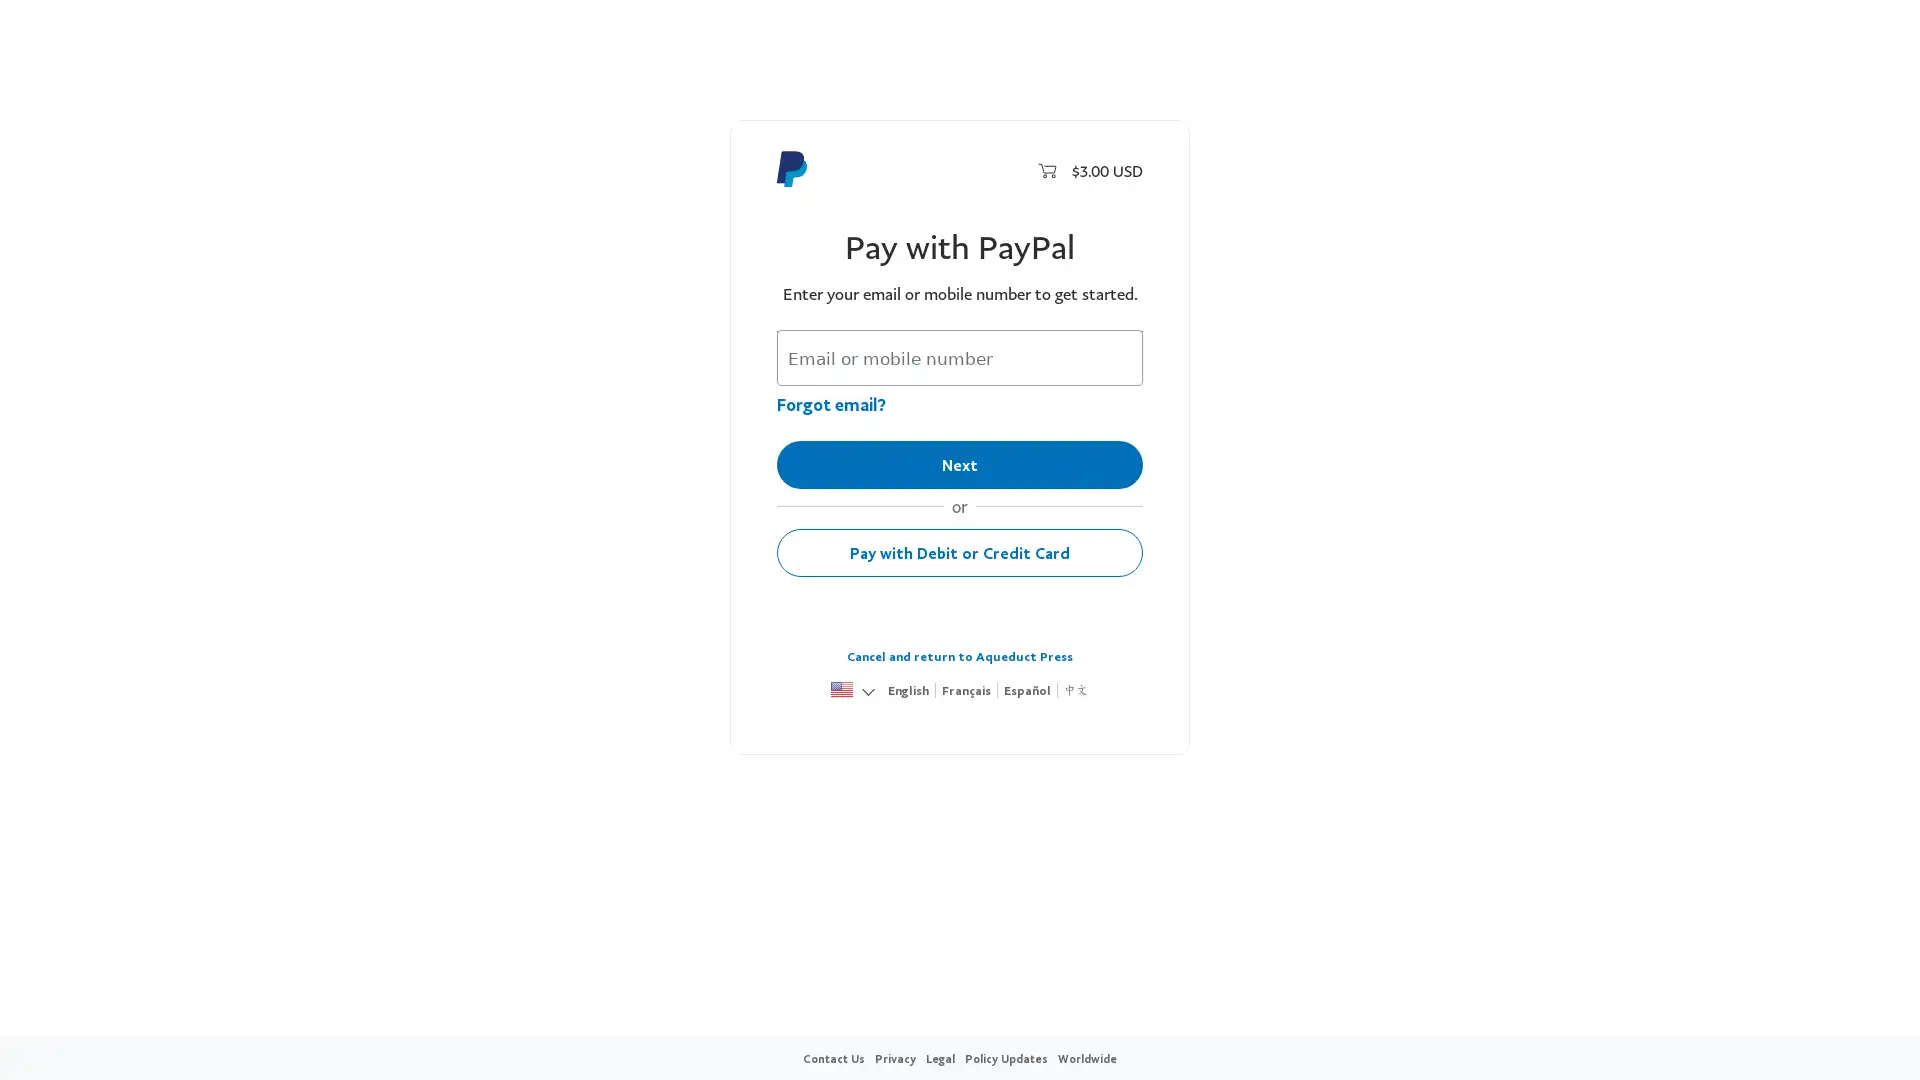 Image resolution: width=1920 pixels, height=1080 pixels. Describe the element at coordinates (960, 465) in the screenshot. I see `Next` at that location.